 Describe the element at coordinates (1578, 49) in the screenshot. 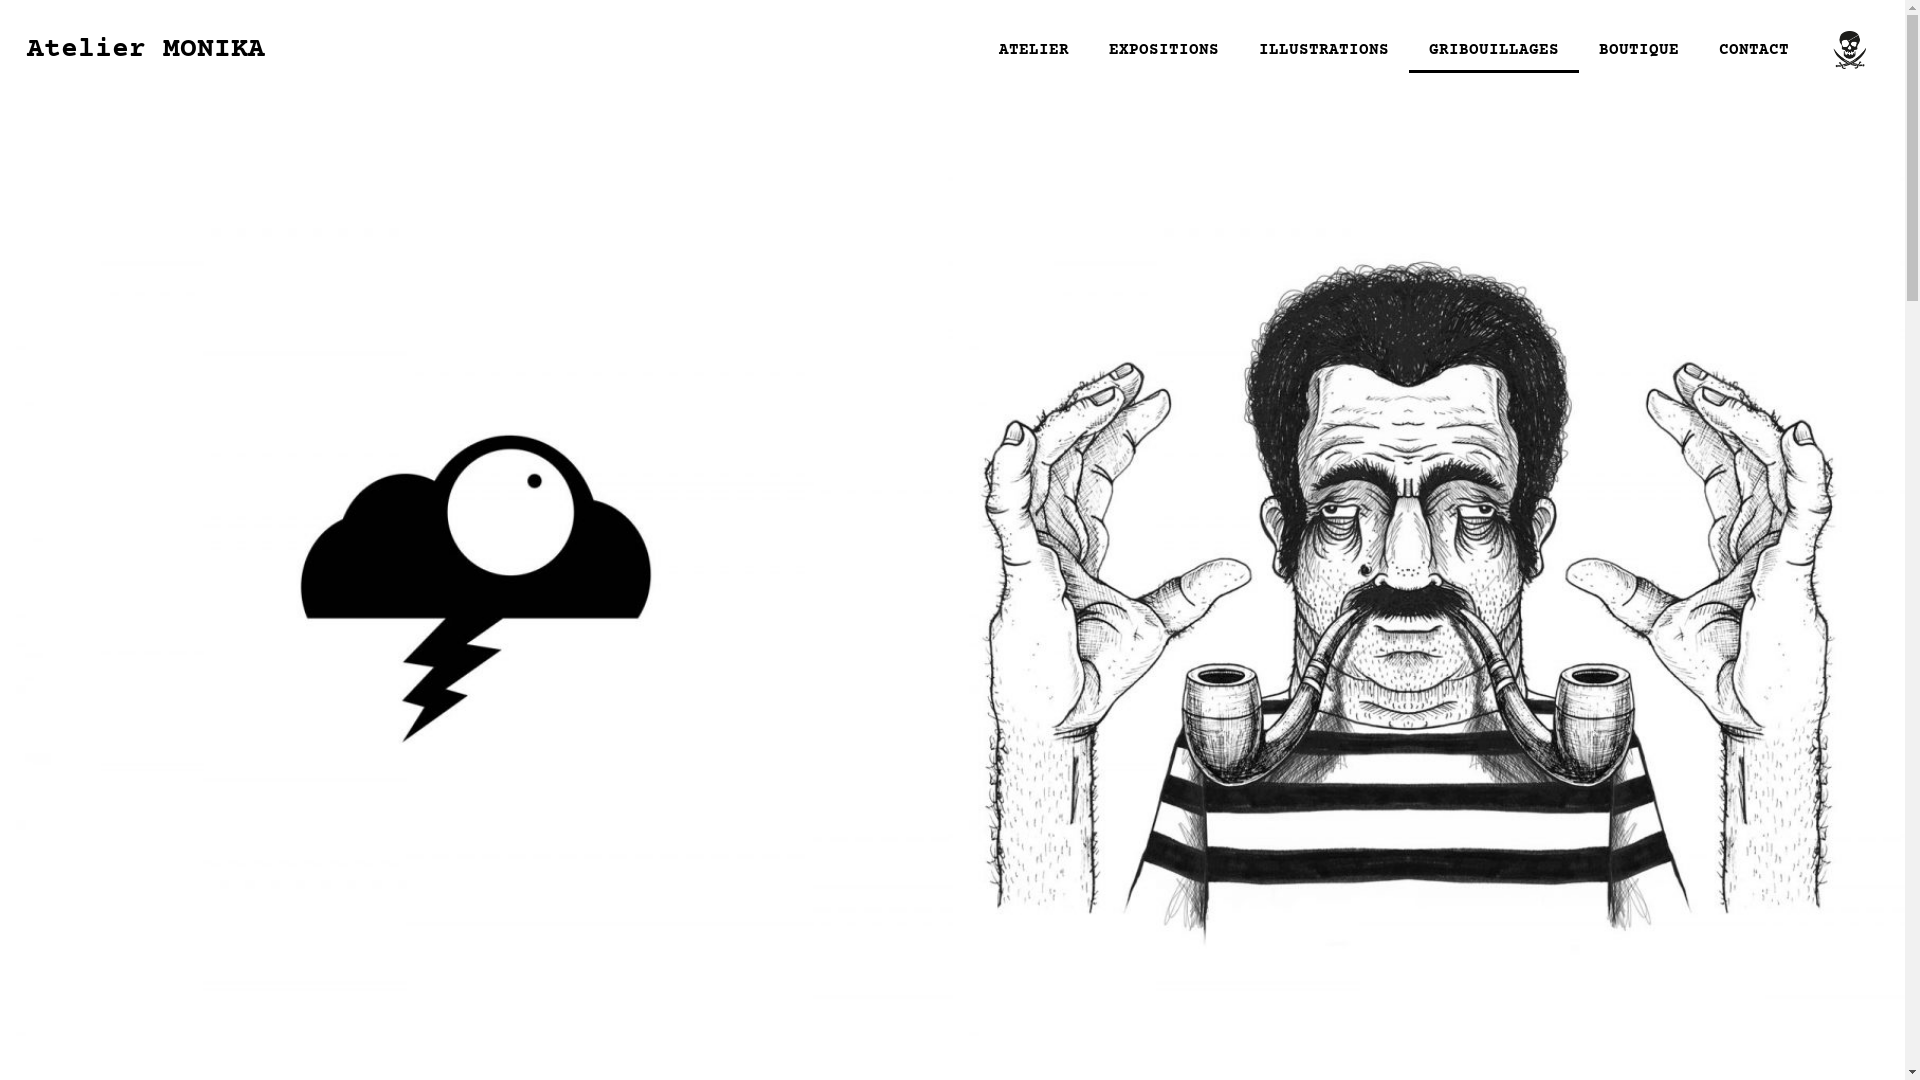

I see `'BOUTIQUE'` at that location.